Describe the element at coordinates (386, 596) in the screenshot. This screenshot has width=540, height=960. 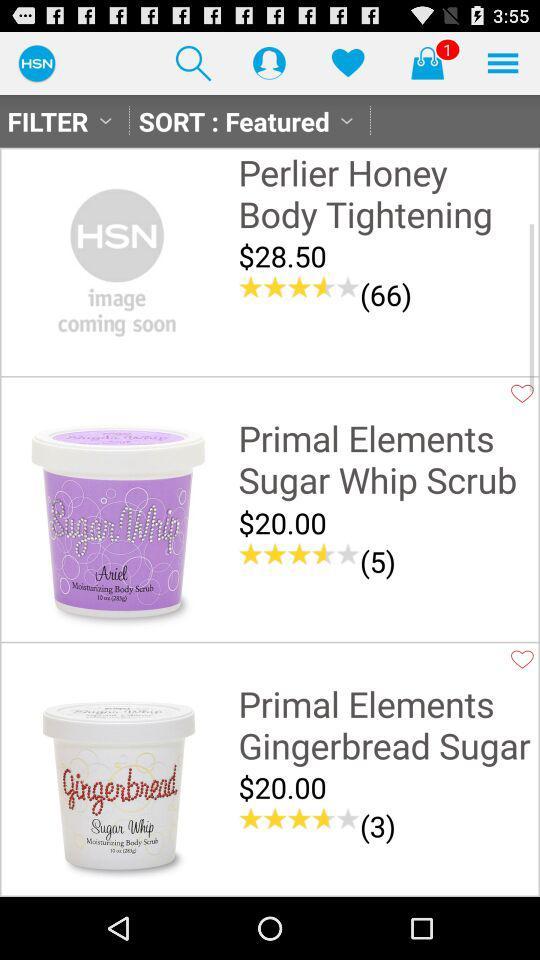
I see `the item below (5) item` at that location.